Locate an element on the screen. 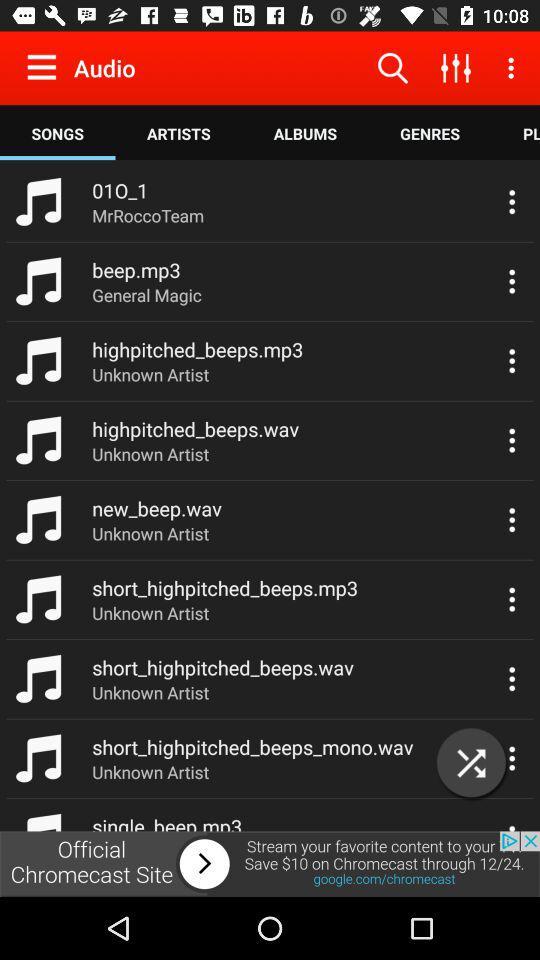 The width and height of the screenshot is (540, 960). advertisement is located at coordinates (270, 863).